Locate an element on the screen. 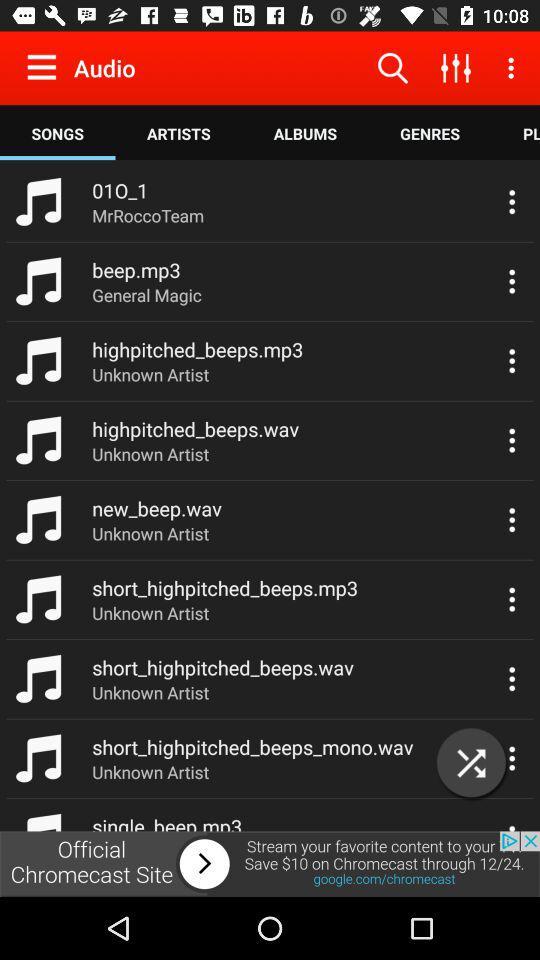 The width and height of the screenshot is (540, 960). advertisement is located at coordinates (270, 863).